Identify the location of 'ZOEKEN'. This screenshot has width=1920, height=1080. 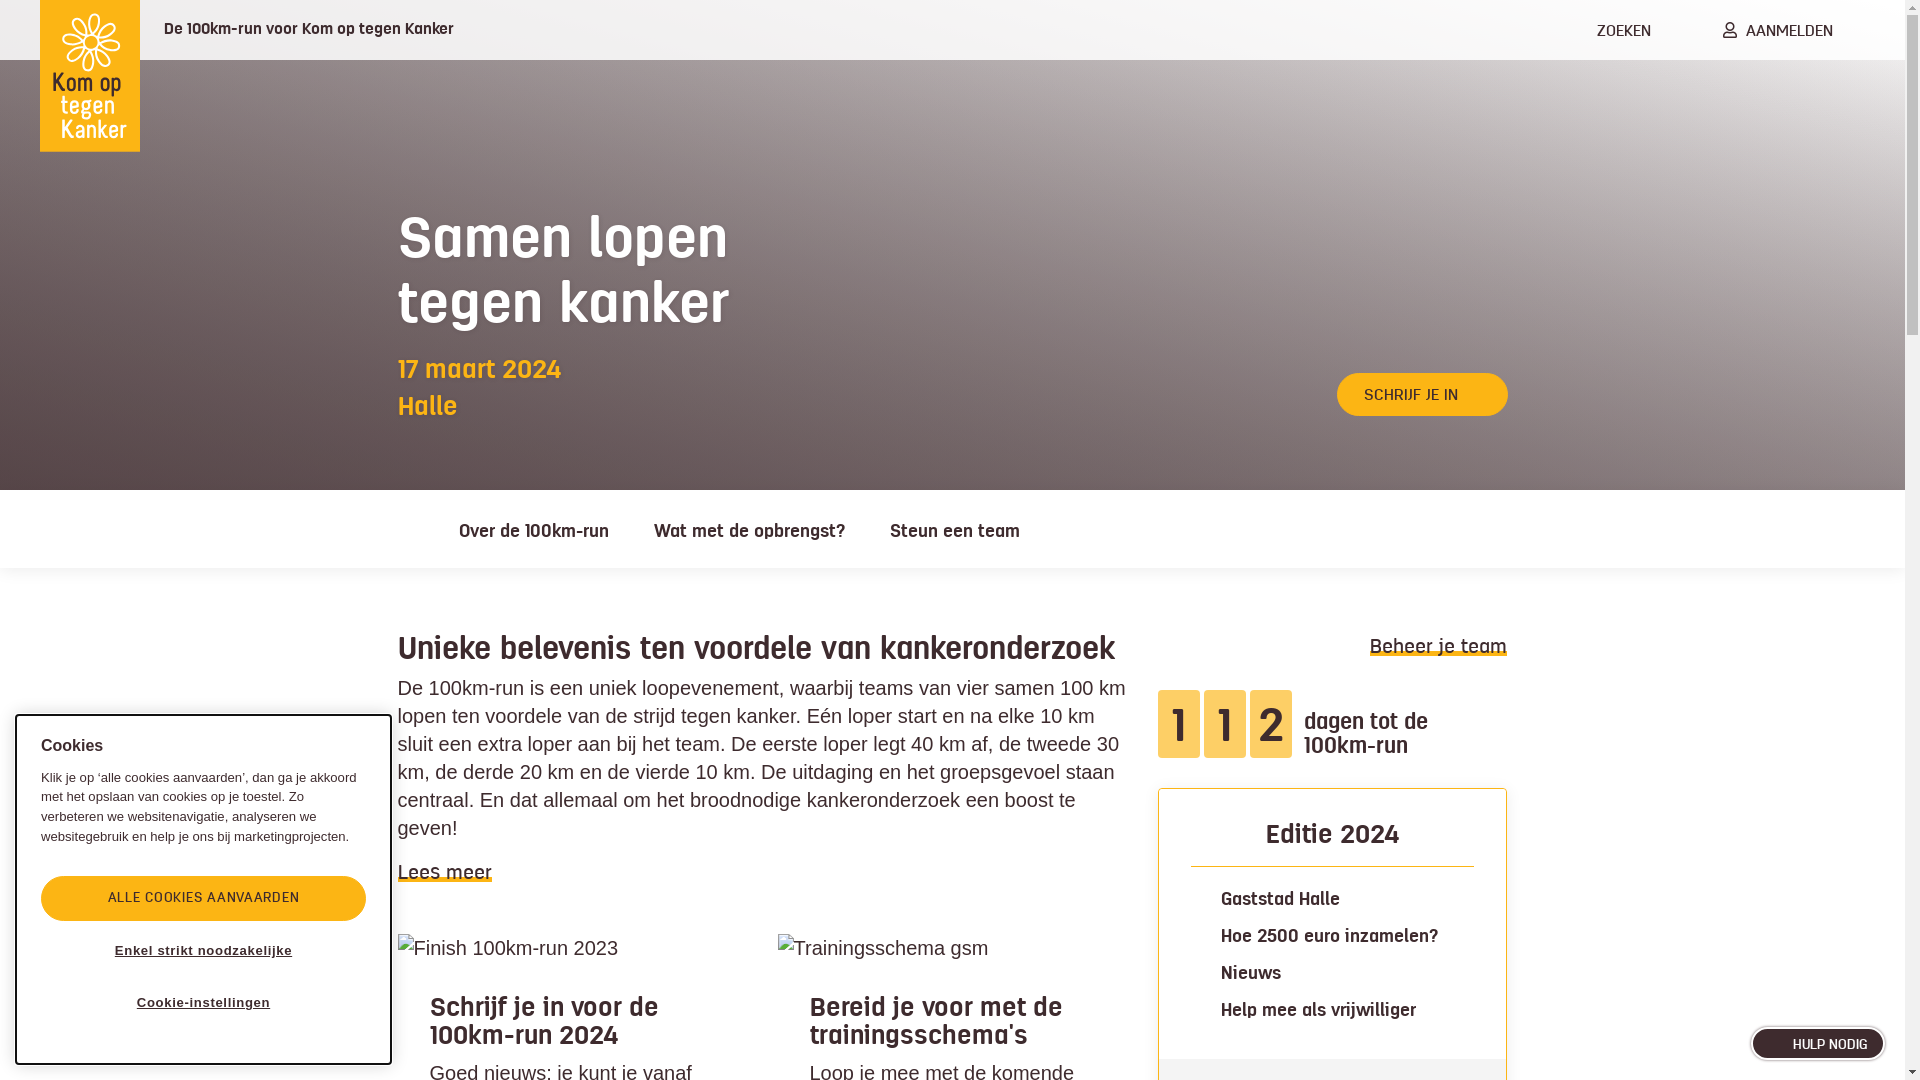
(1547, 30).